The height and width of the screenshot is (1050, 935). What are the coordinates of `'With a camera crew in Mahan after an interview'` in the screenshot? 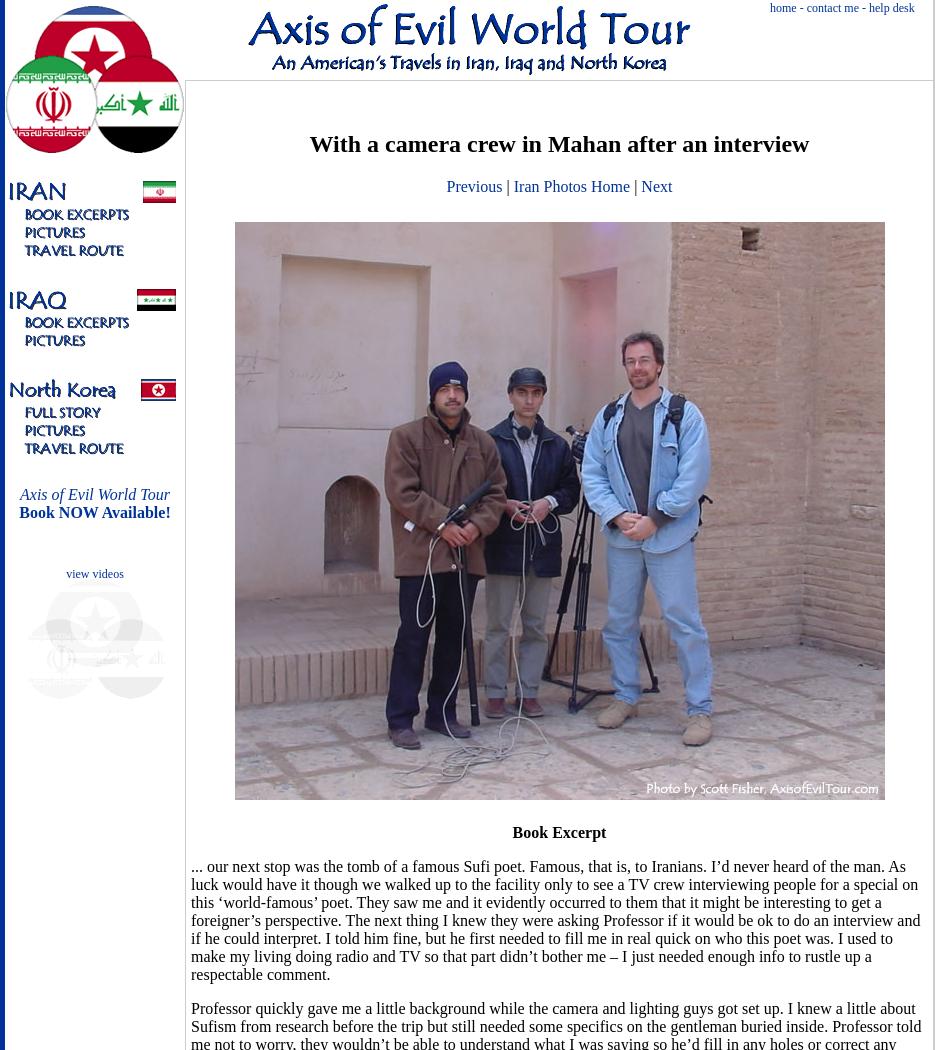 It's located at (559, 142).